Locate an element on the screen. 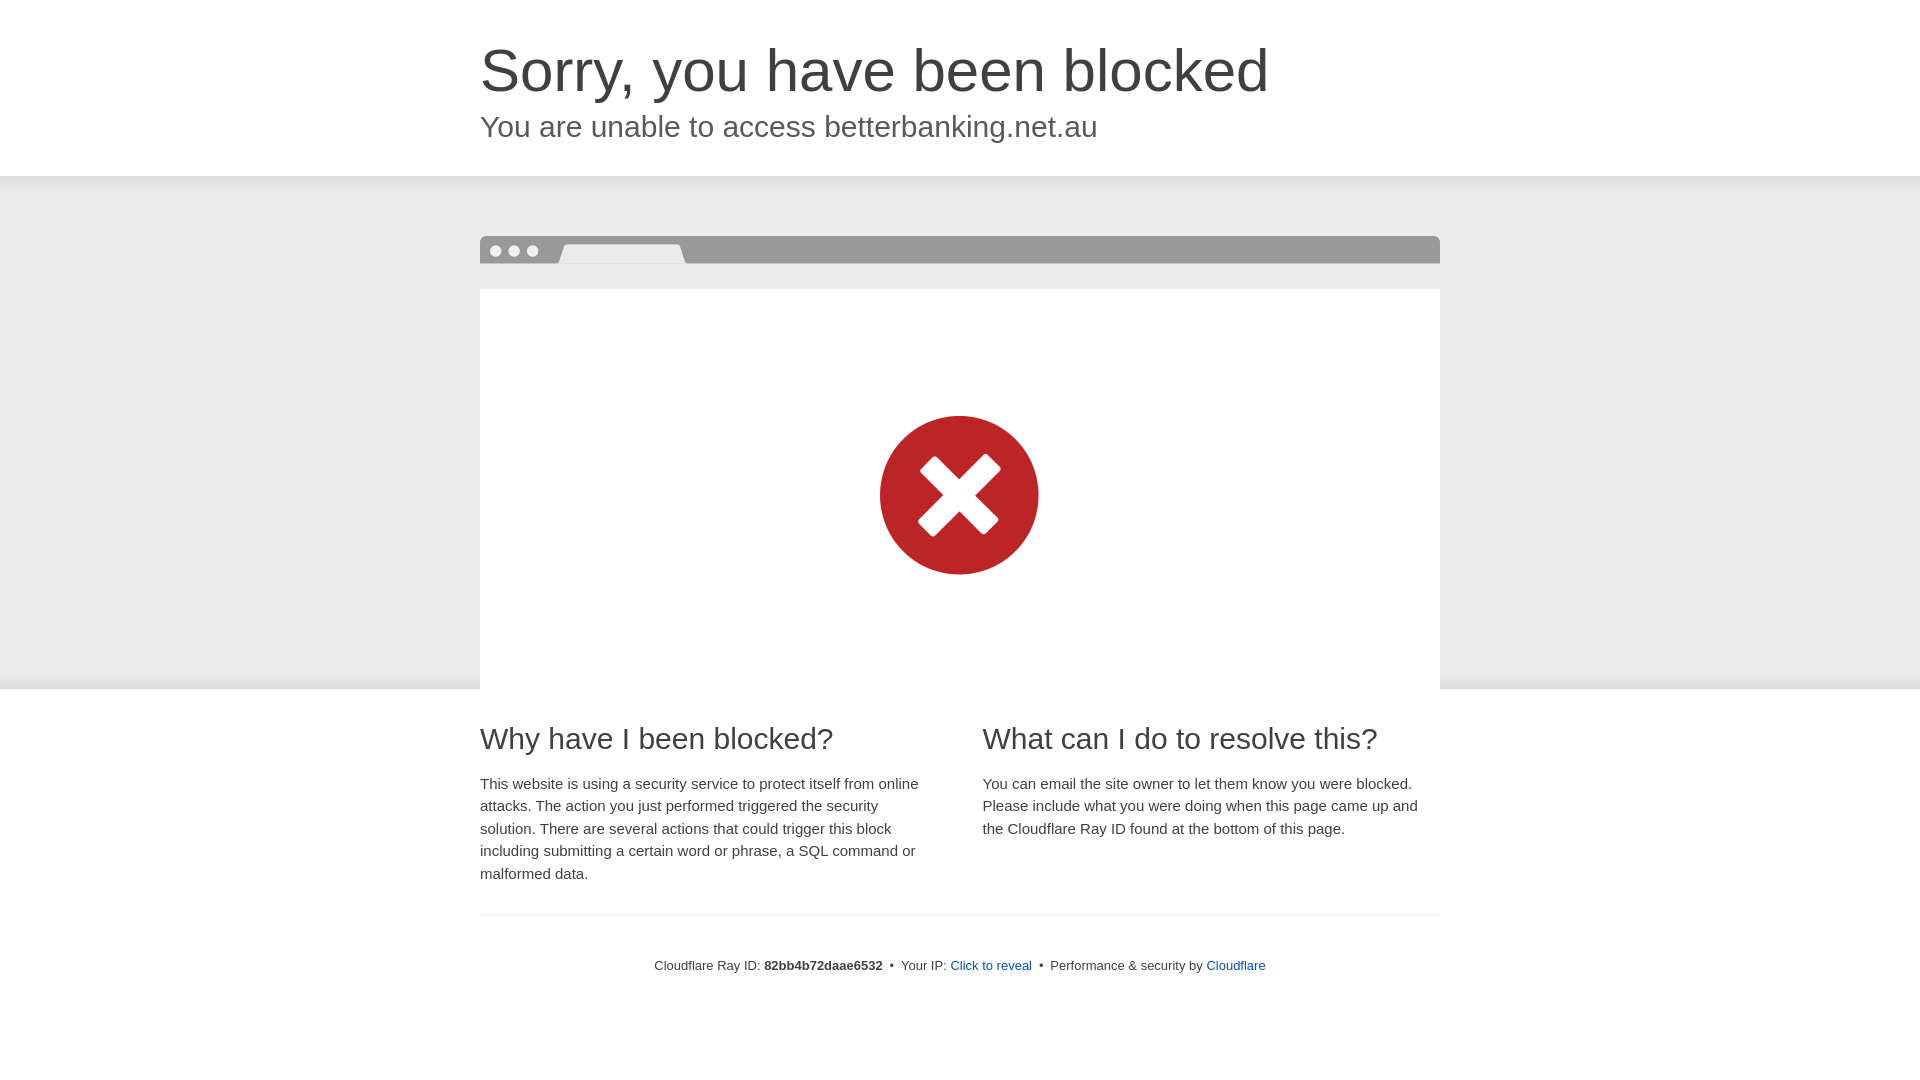  'Cloudflare' is located at coordinates (1234, 964).